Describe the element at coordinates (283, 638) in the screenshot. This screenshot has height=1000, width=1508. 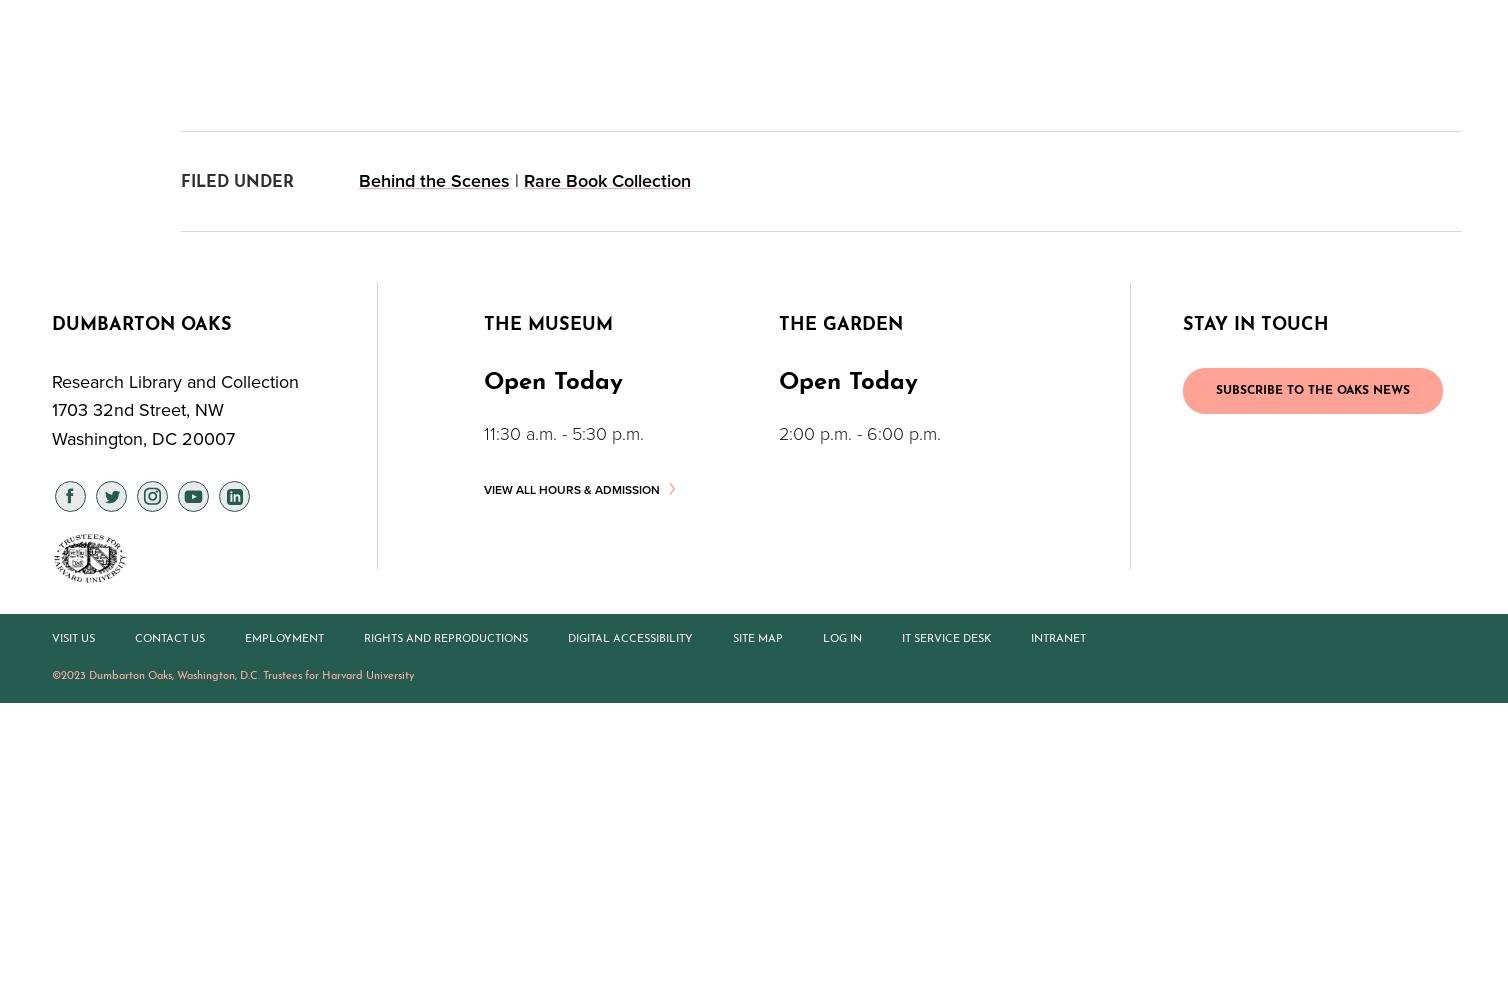
I see `'Employment'` at that location.